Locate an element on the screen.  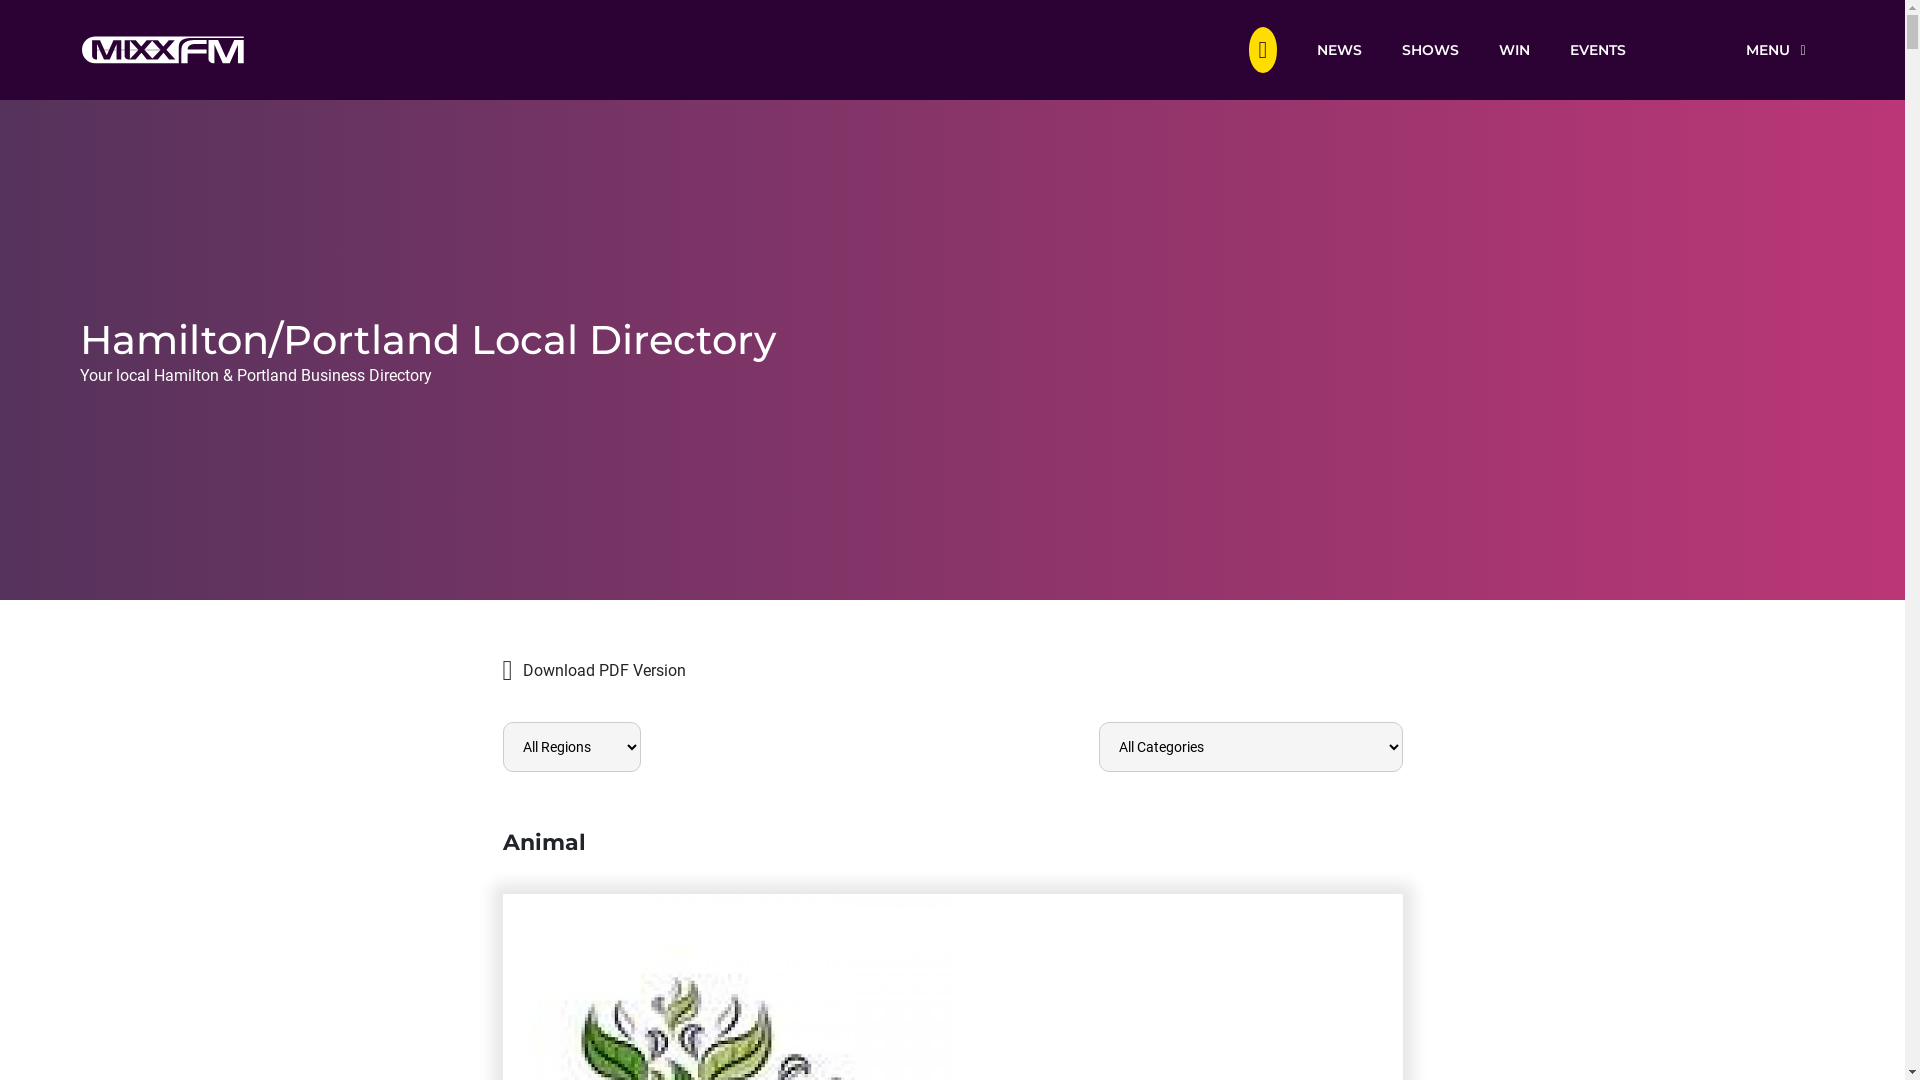
'SHOWS' is located at coordinates (1429, 48).